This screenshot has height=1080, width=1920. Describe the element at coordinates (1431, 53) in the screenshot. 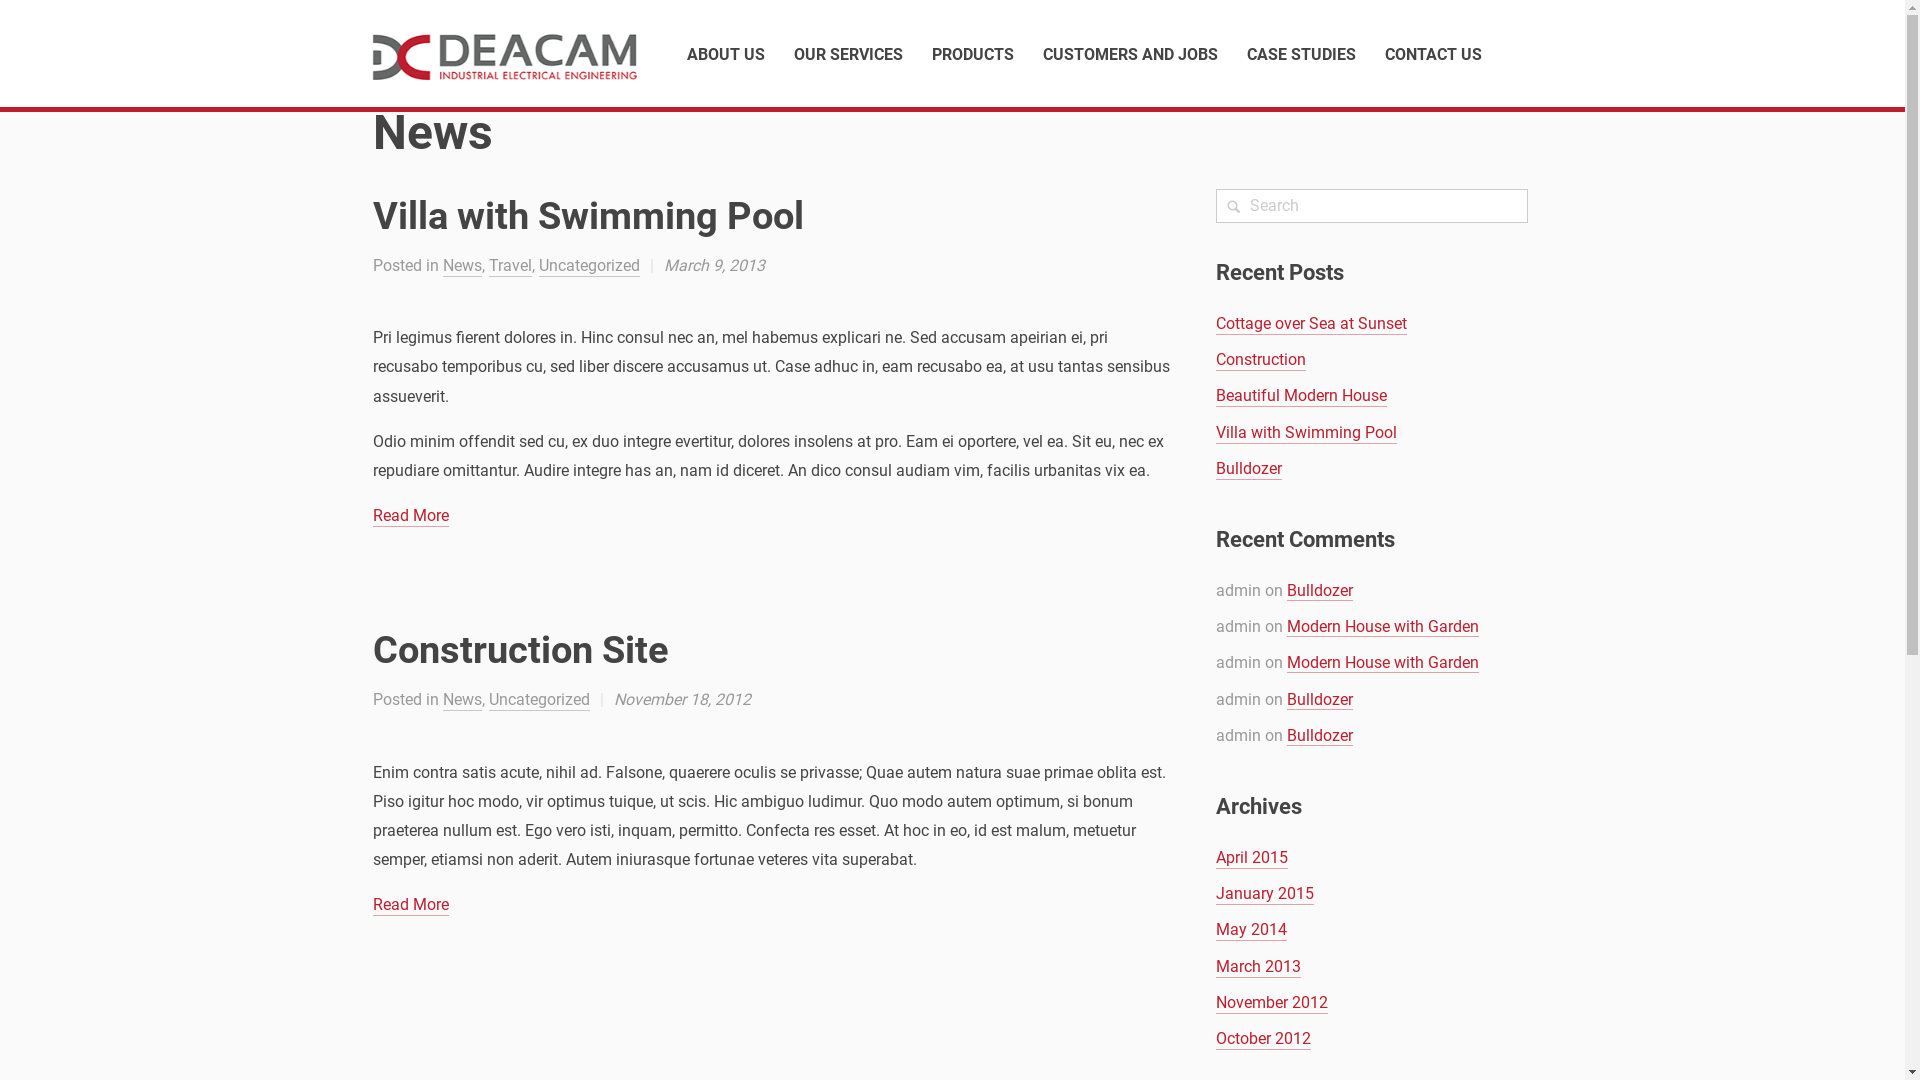

I see `'CONTACT US'` at that location.